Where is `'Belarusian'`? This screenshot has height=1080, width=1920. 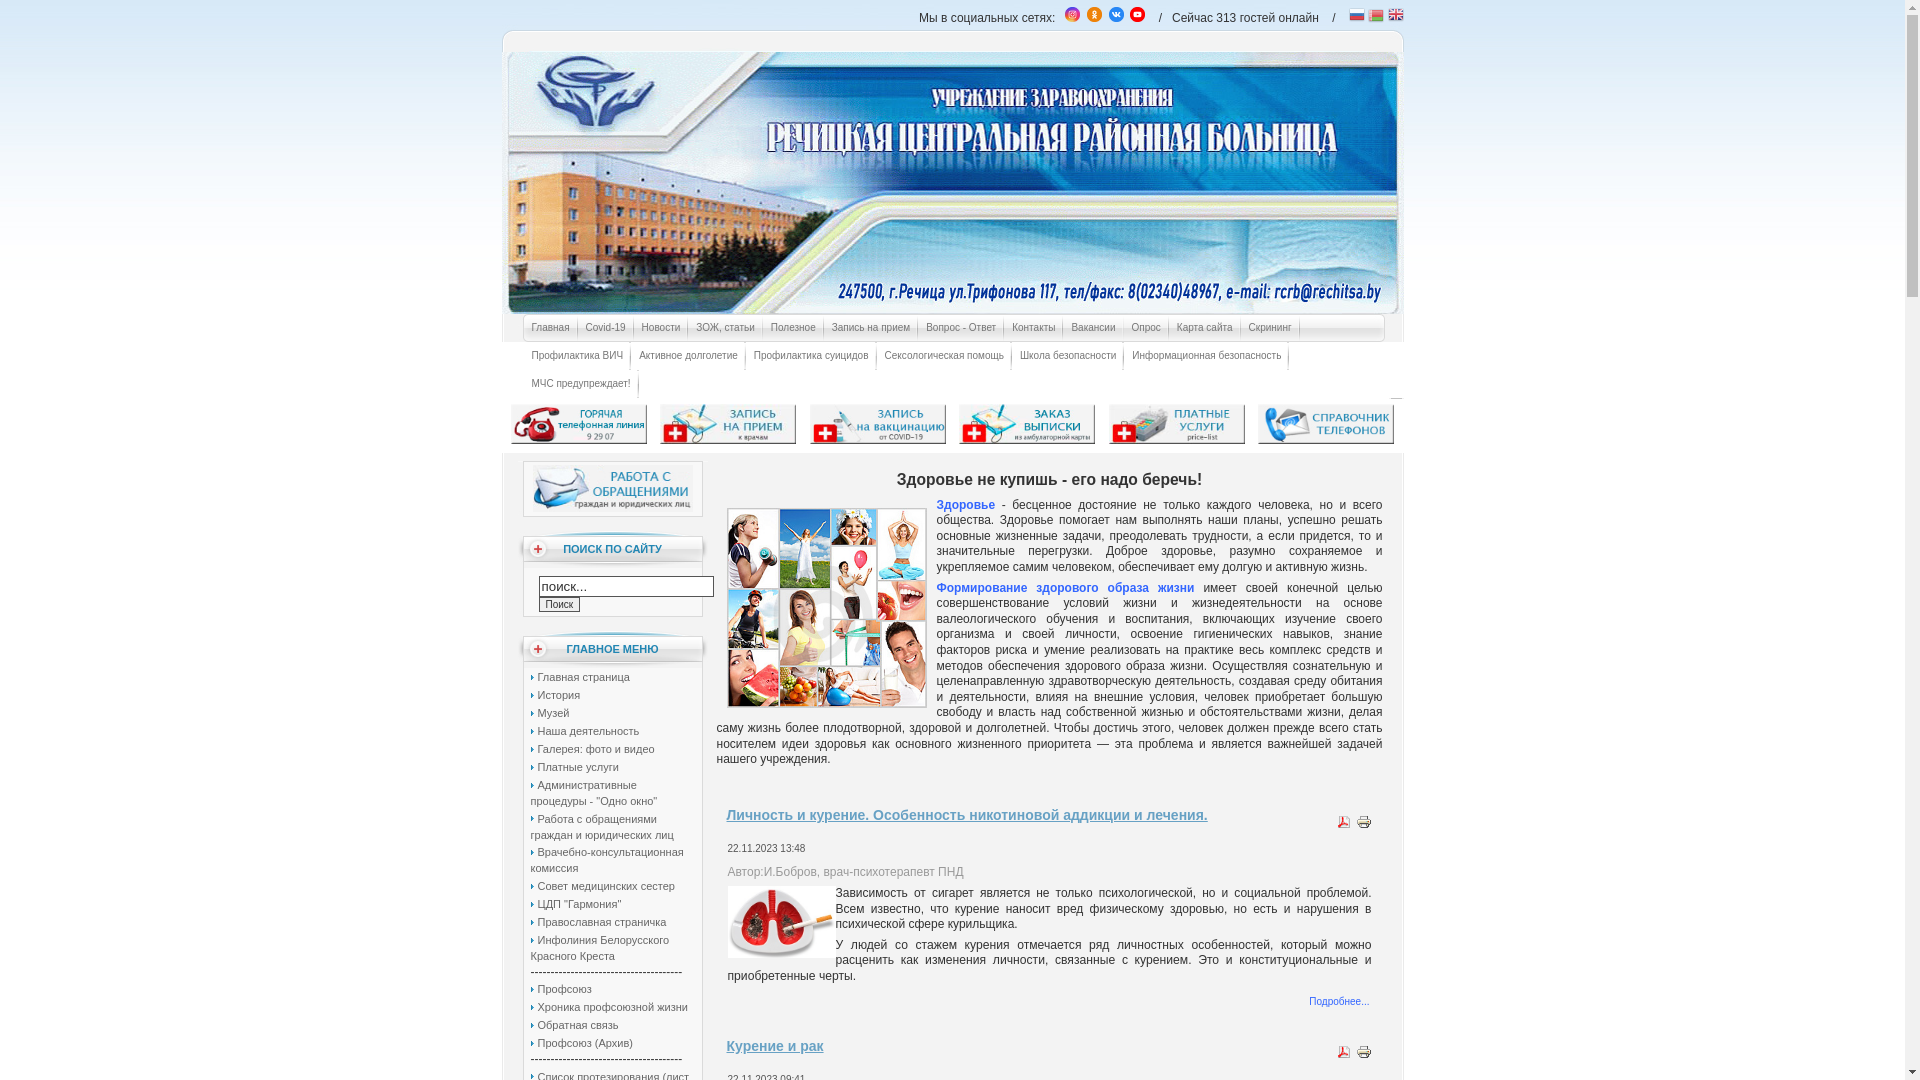
'Belarusian' is located at coordinates (1375, 16).